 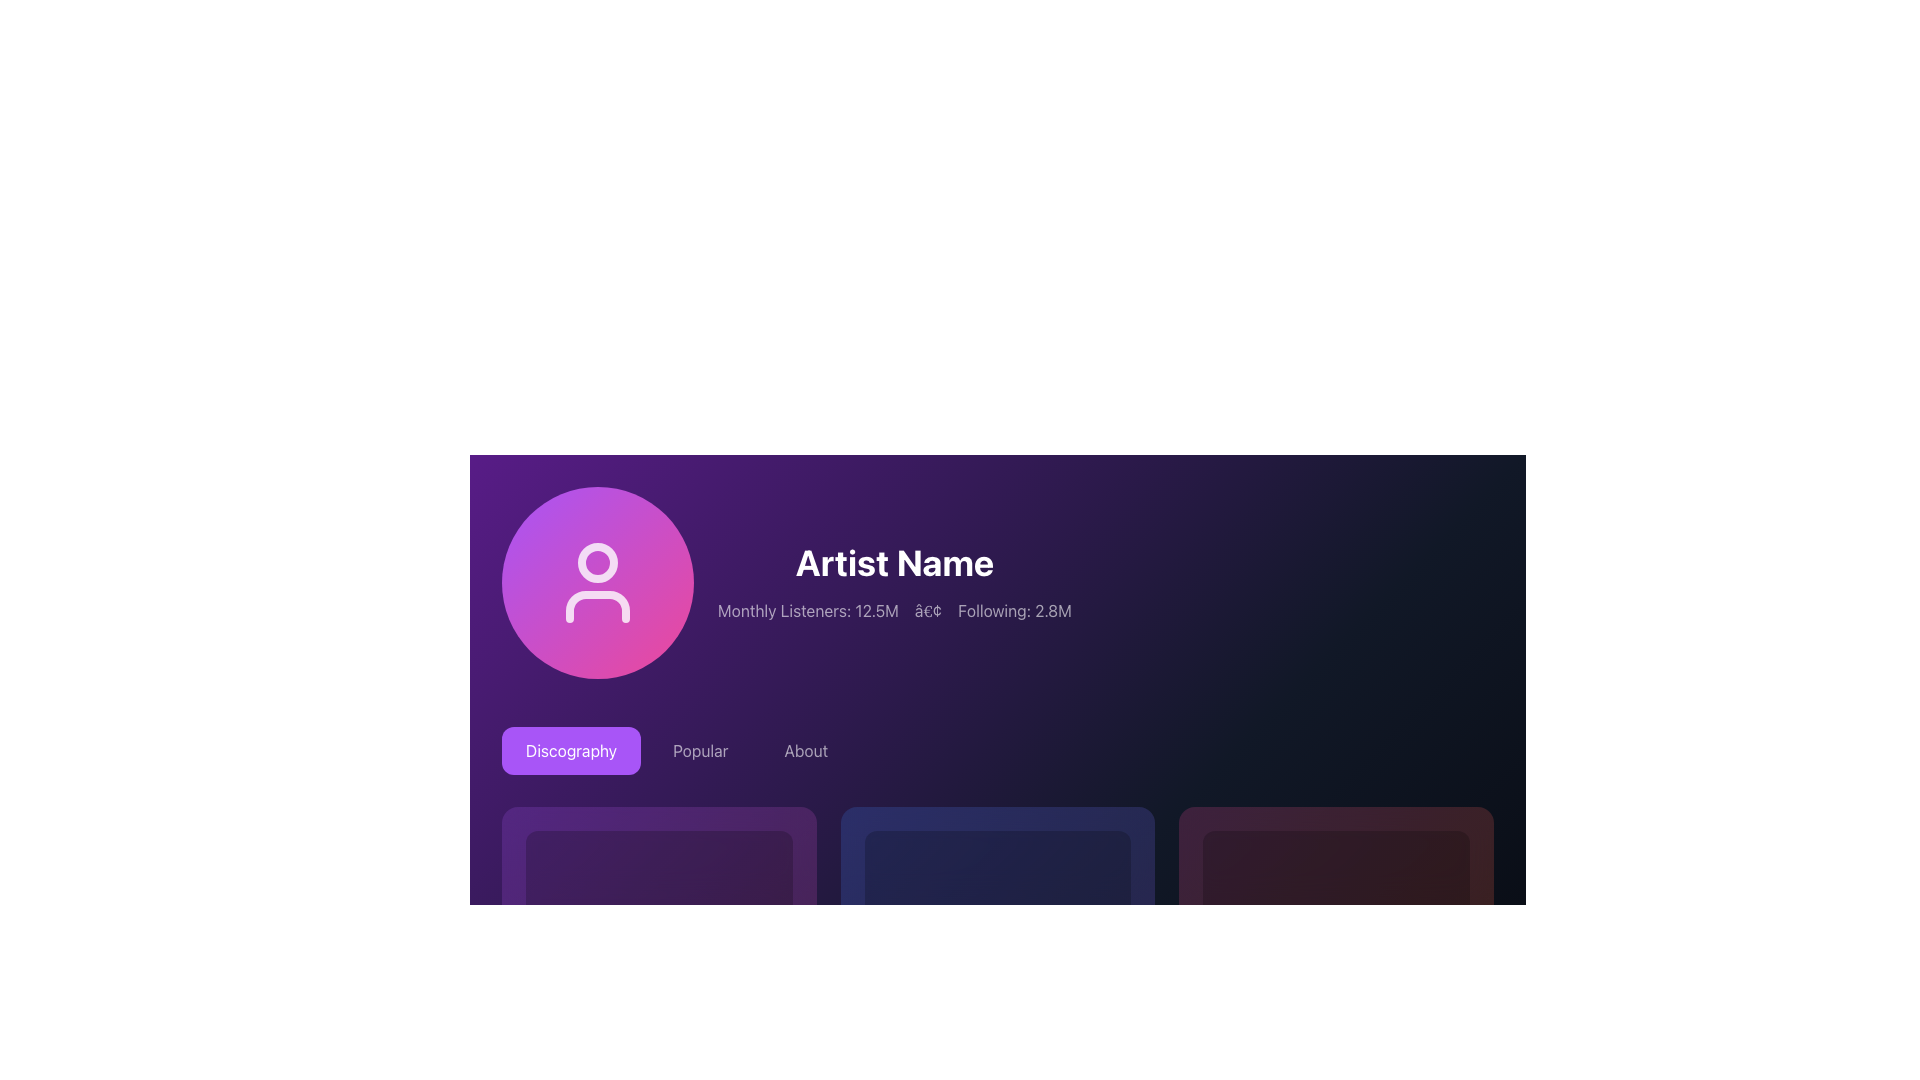 I want to click on the static text display showing 'Monthly Listeners: 12.5M', which is part of a compact horizontal information bar located on the left side before the dot separator, so click(x=808, y=609).